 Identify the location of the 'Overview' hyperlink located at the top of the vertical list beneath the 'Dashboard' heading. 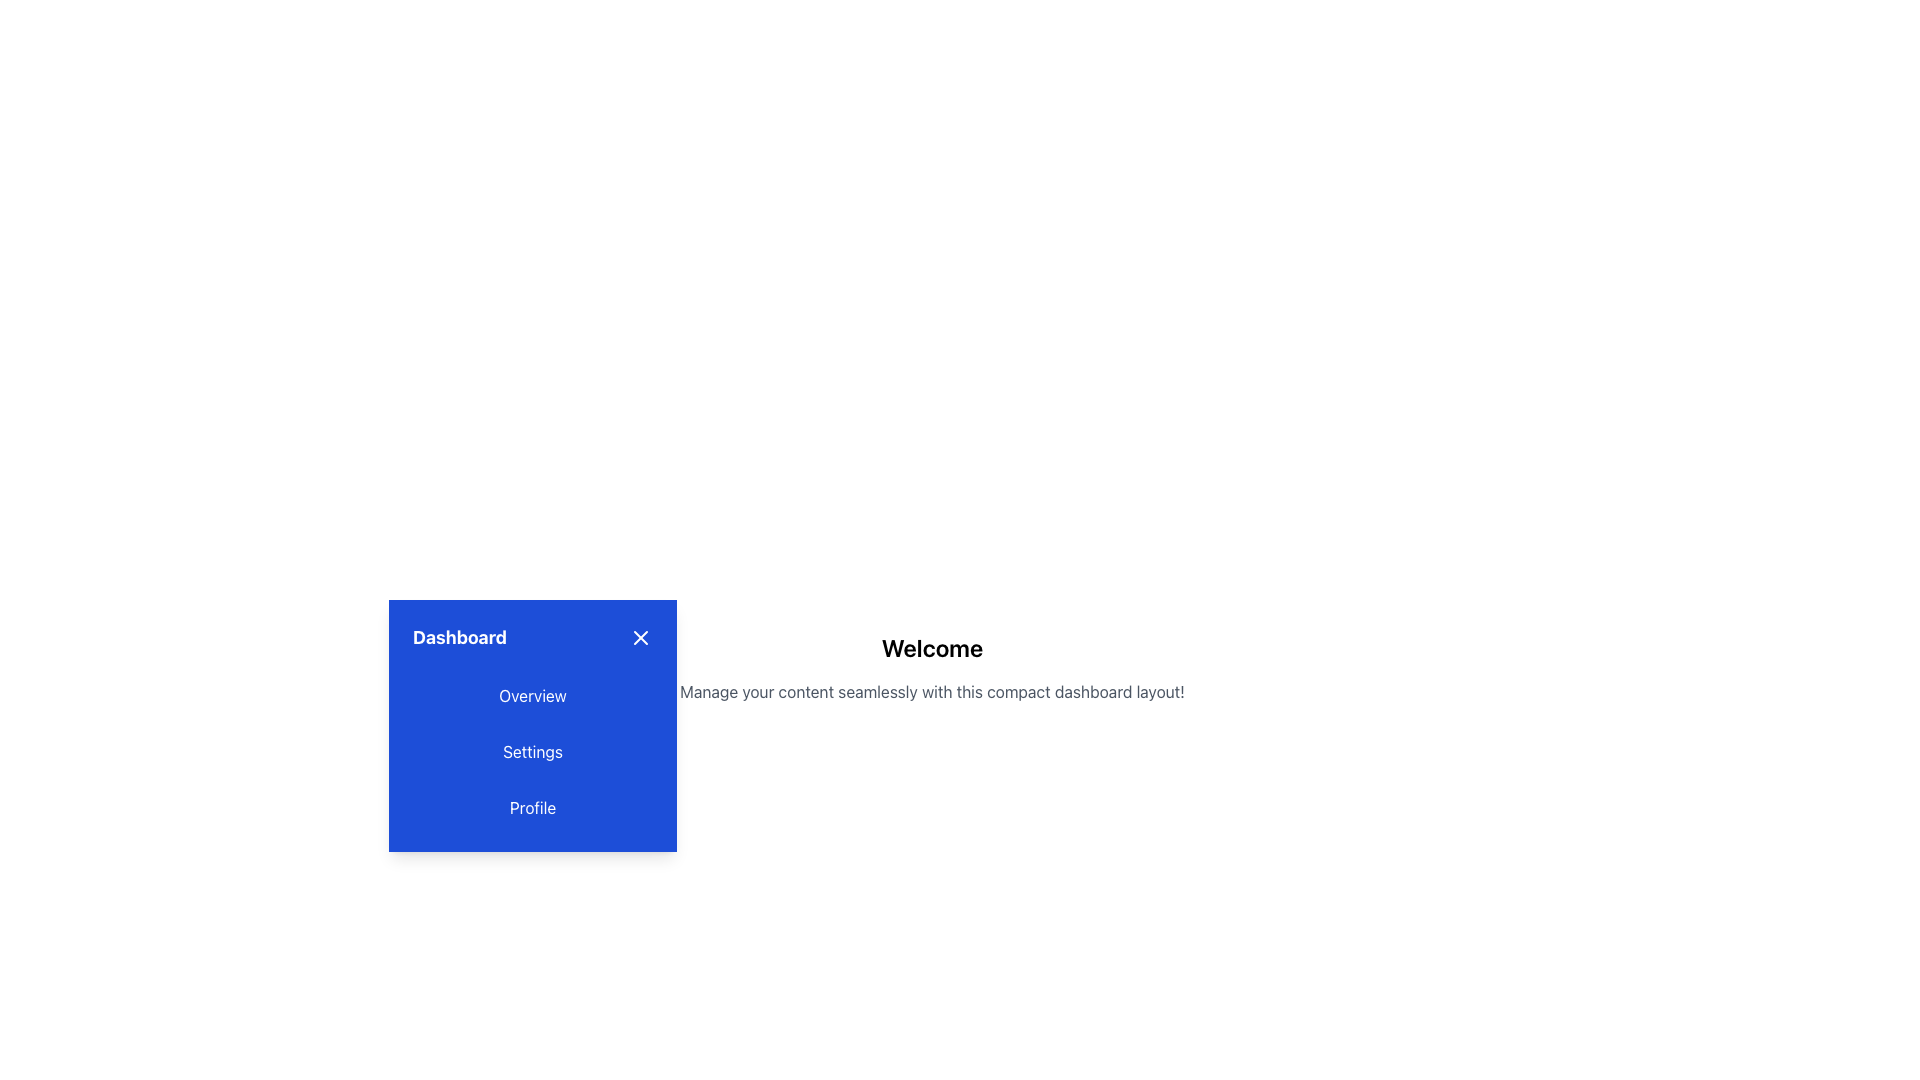
(532, 694).